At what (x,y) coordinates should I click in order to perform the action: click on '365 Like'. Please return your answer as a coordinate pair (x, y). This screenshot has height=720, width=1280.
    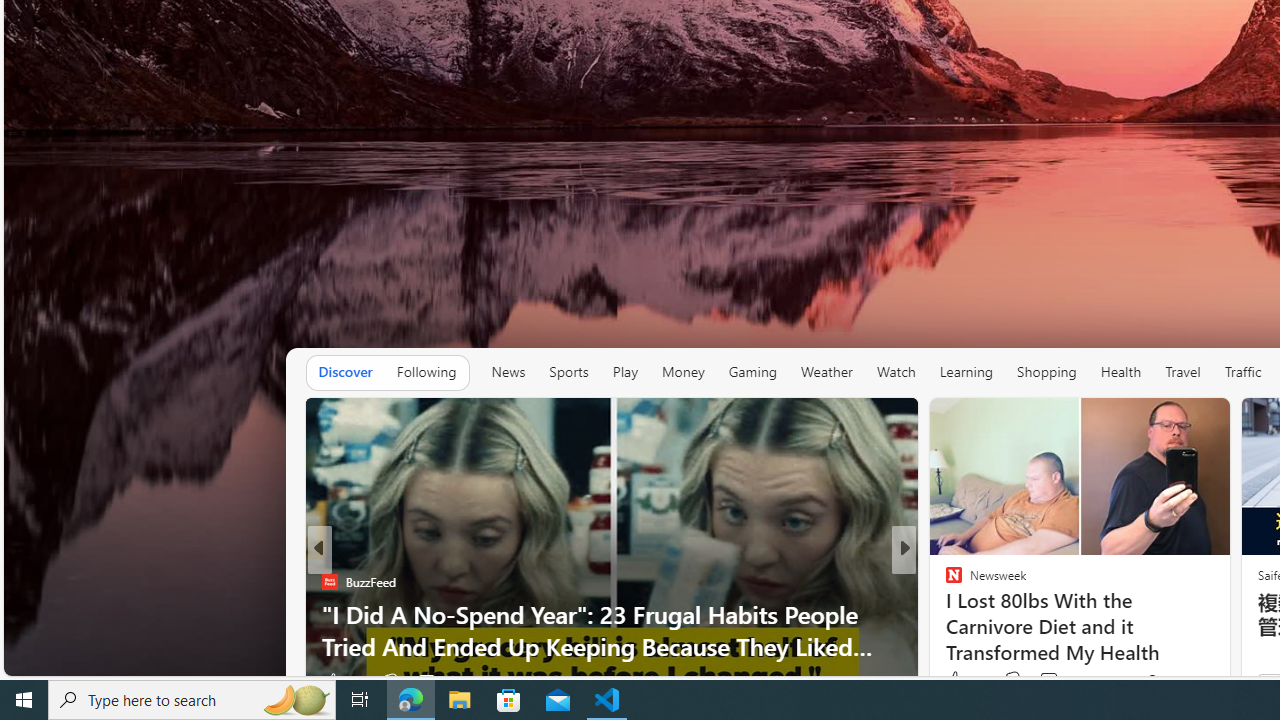
    Looking at the image, I should click on (958, 680).